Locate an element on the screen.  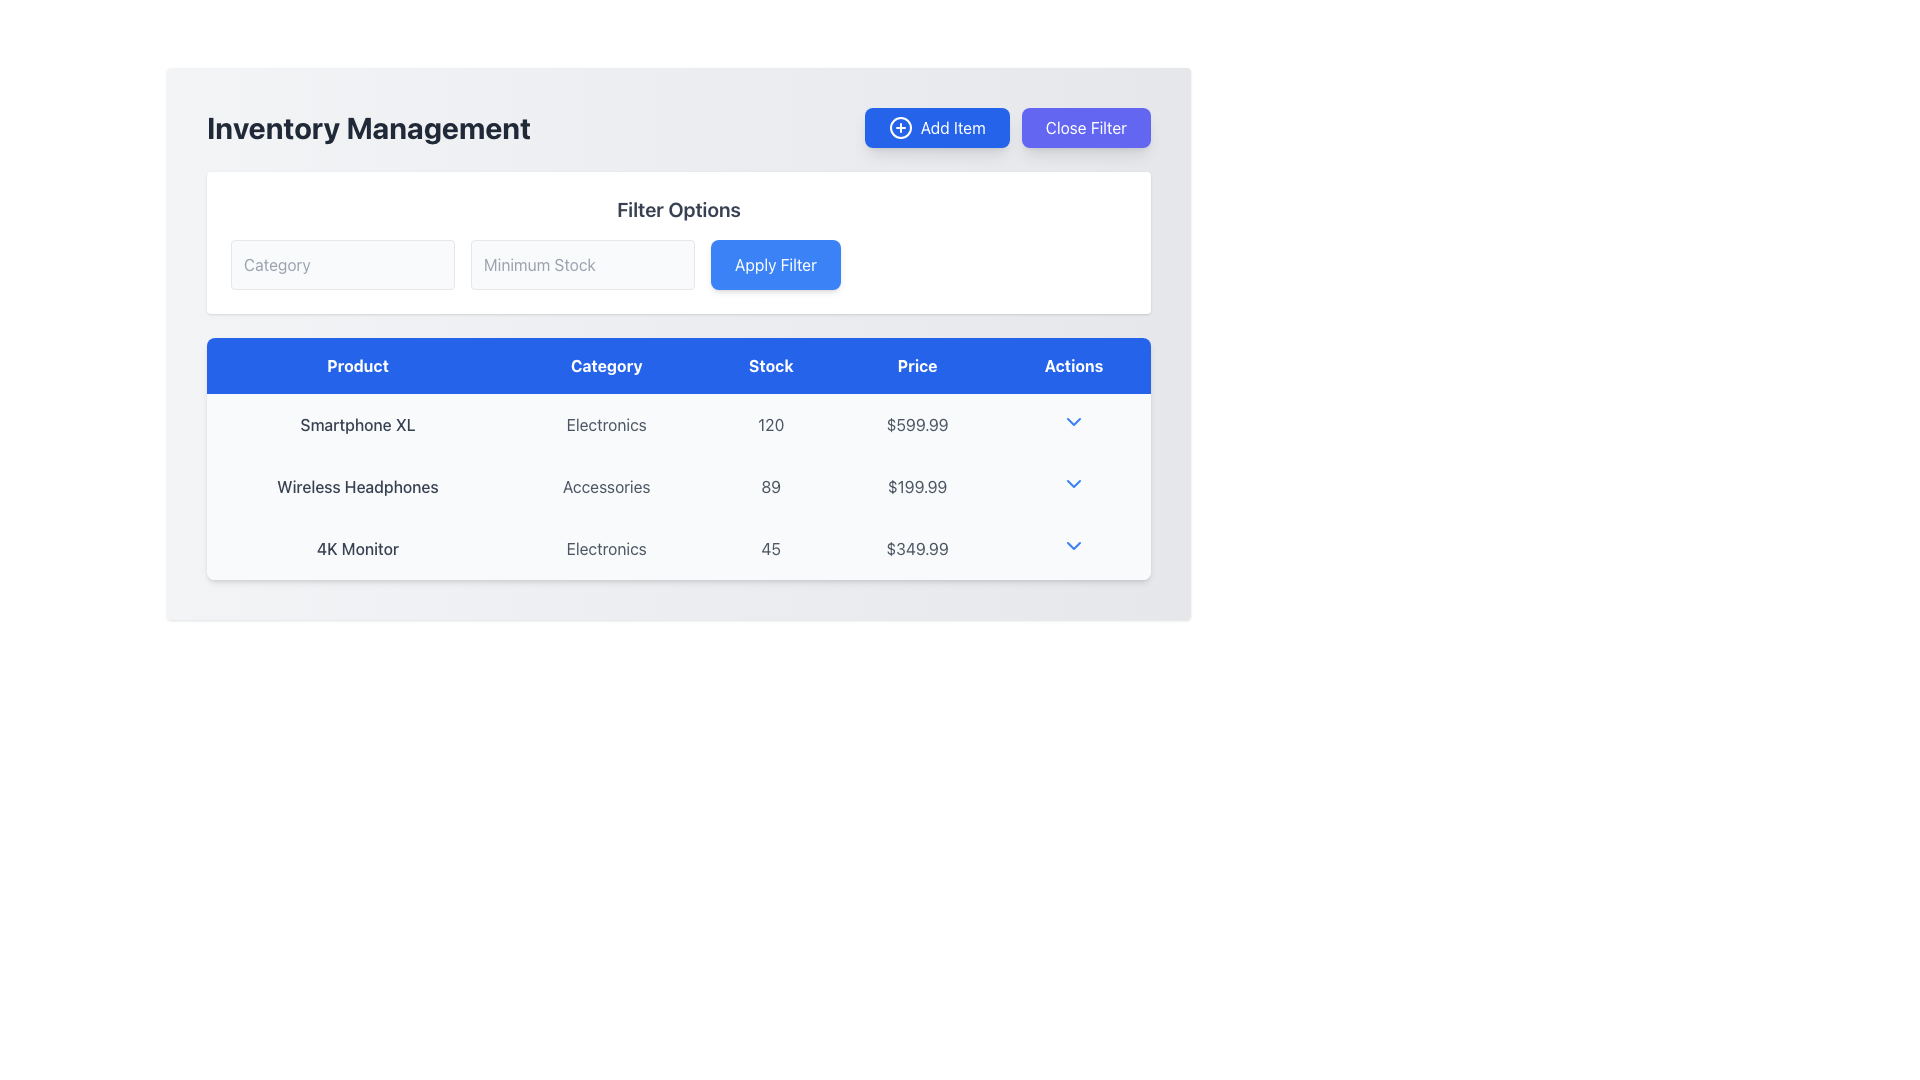
the price label displaying '$199.99' in gray text, which is located in the Price column of the product 'Wireless Headphones' row in the table is located at coordinates (916, 486).